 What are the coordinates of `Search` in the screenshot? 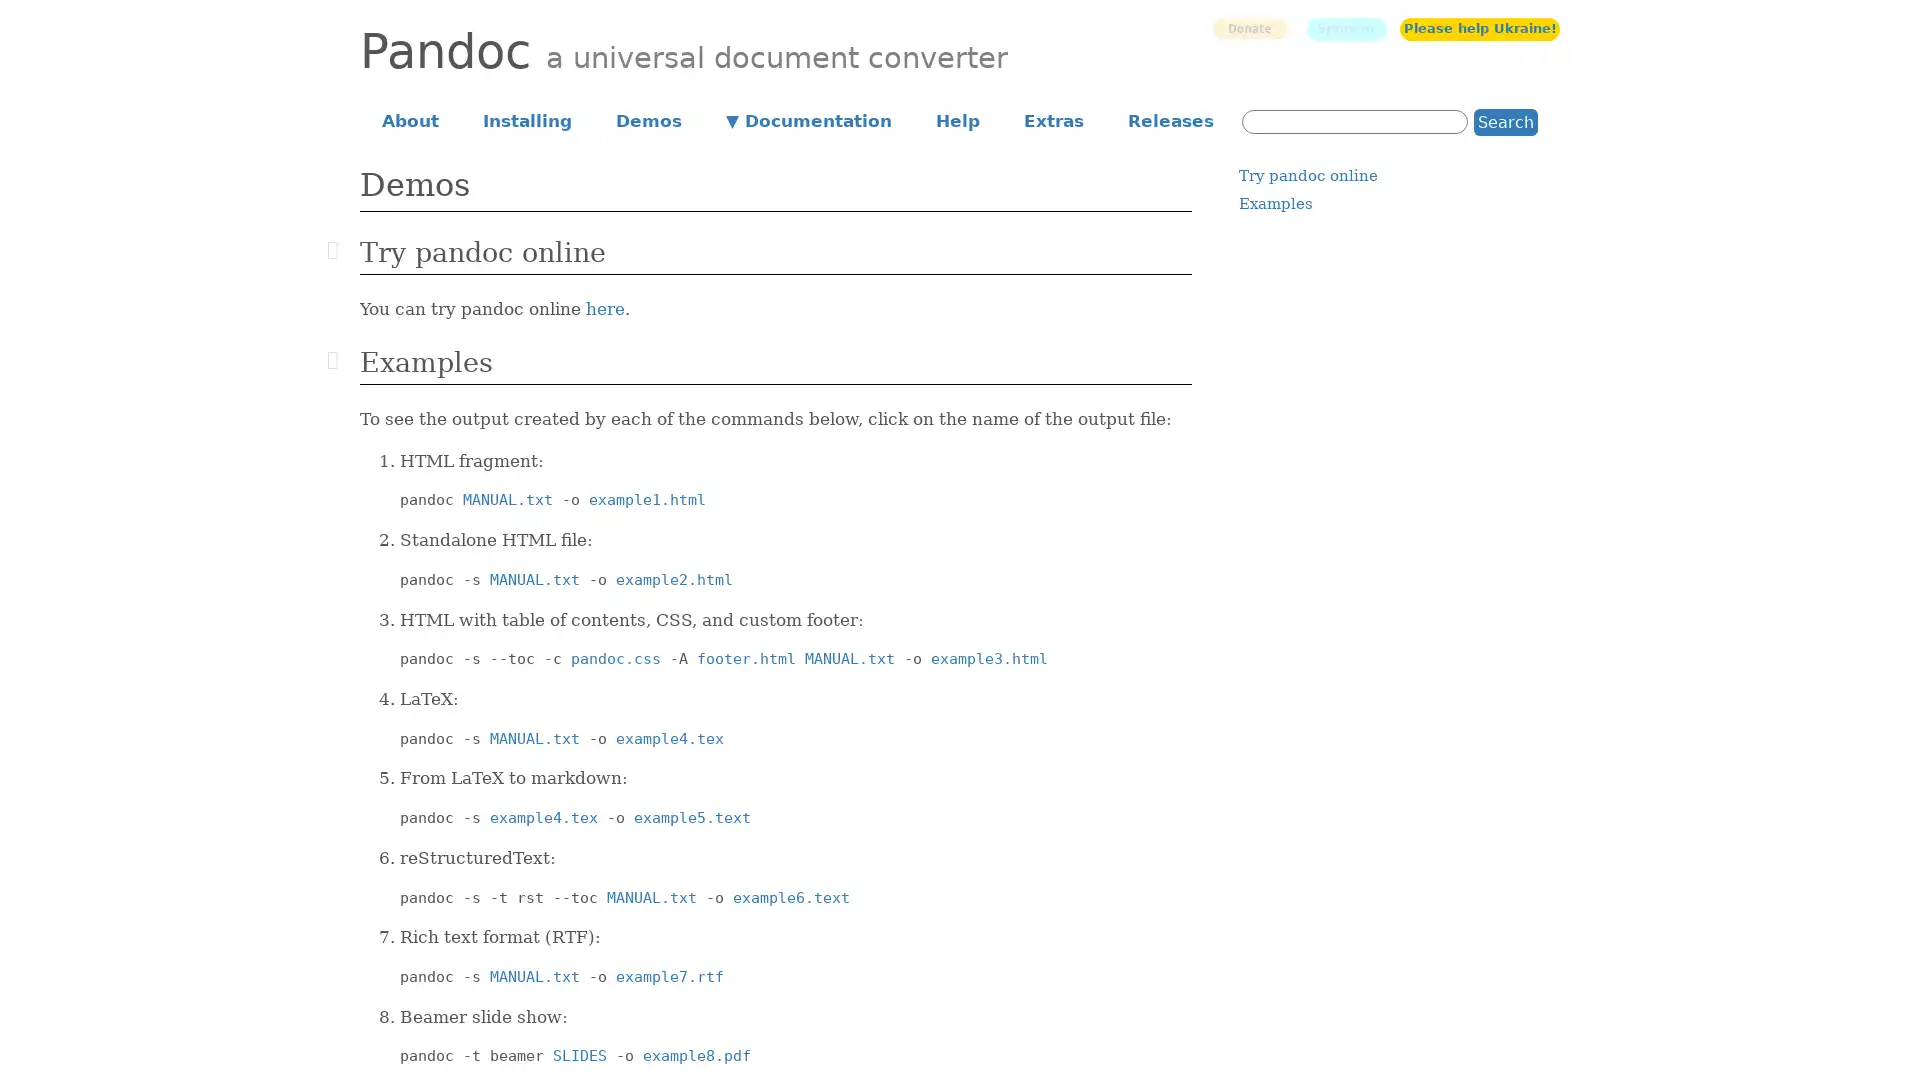 It's located at (1506, 121).